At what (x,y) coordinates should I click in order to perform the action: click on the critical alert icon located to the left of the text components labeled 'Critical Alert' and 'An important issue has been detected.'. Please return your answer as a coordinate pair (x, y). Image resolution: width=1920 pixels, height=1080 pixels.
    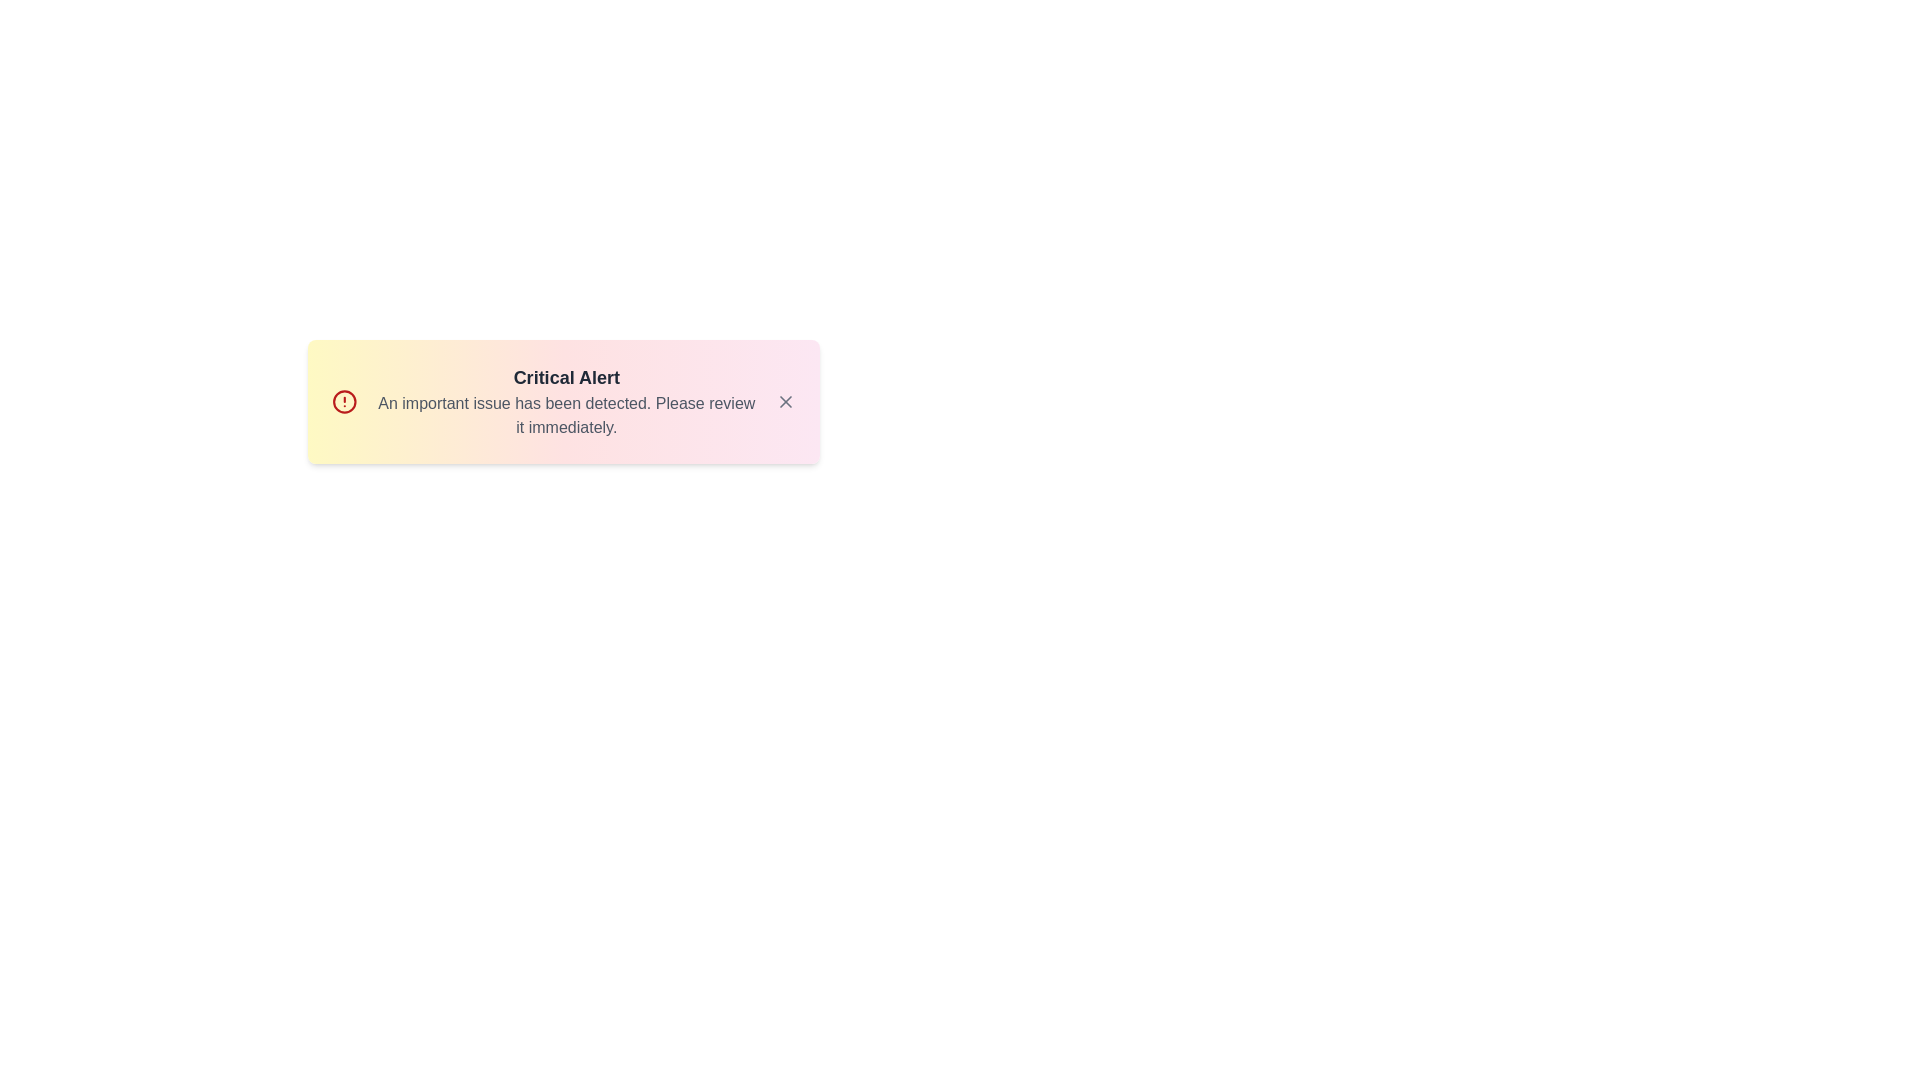
    Looking at the image, I should click on (344, 401).